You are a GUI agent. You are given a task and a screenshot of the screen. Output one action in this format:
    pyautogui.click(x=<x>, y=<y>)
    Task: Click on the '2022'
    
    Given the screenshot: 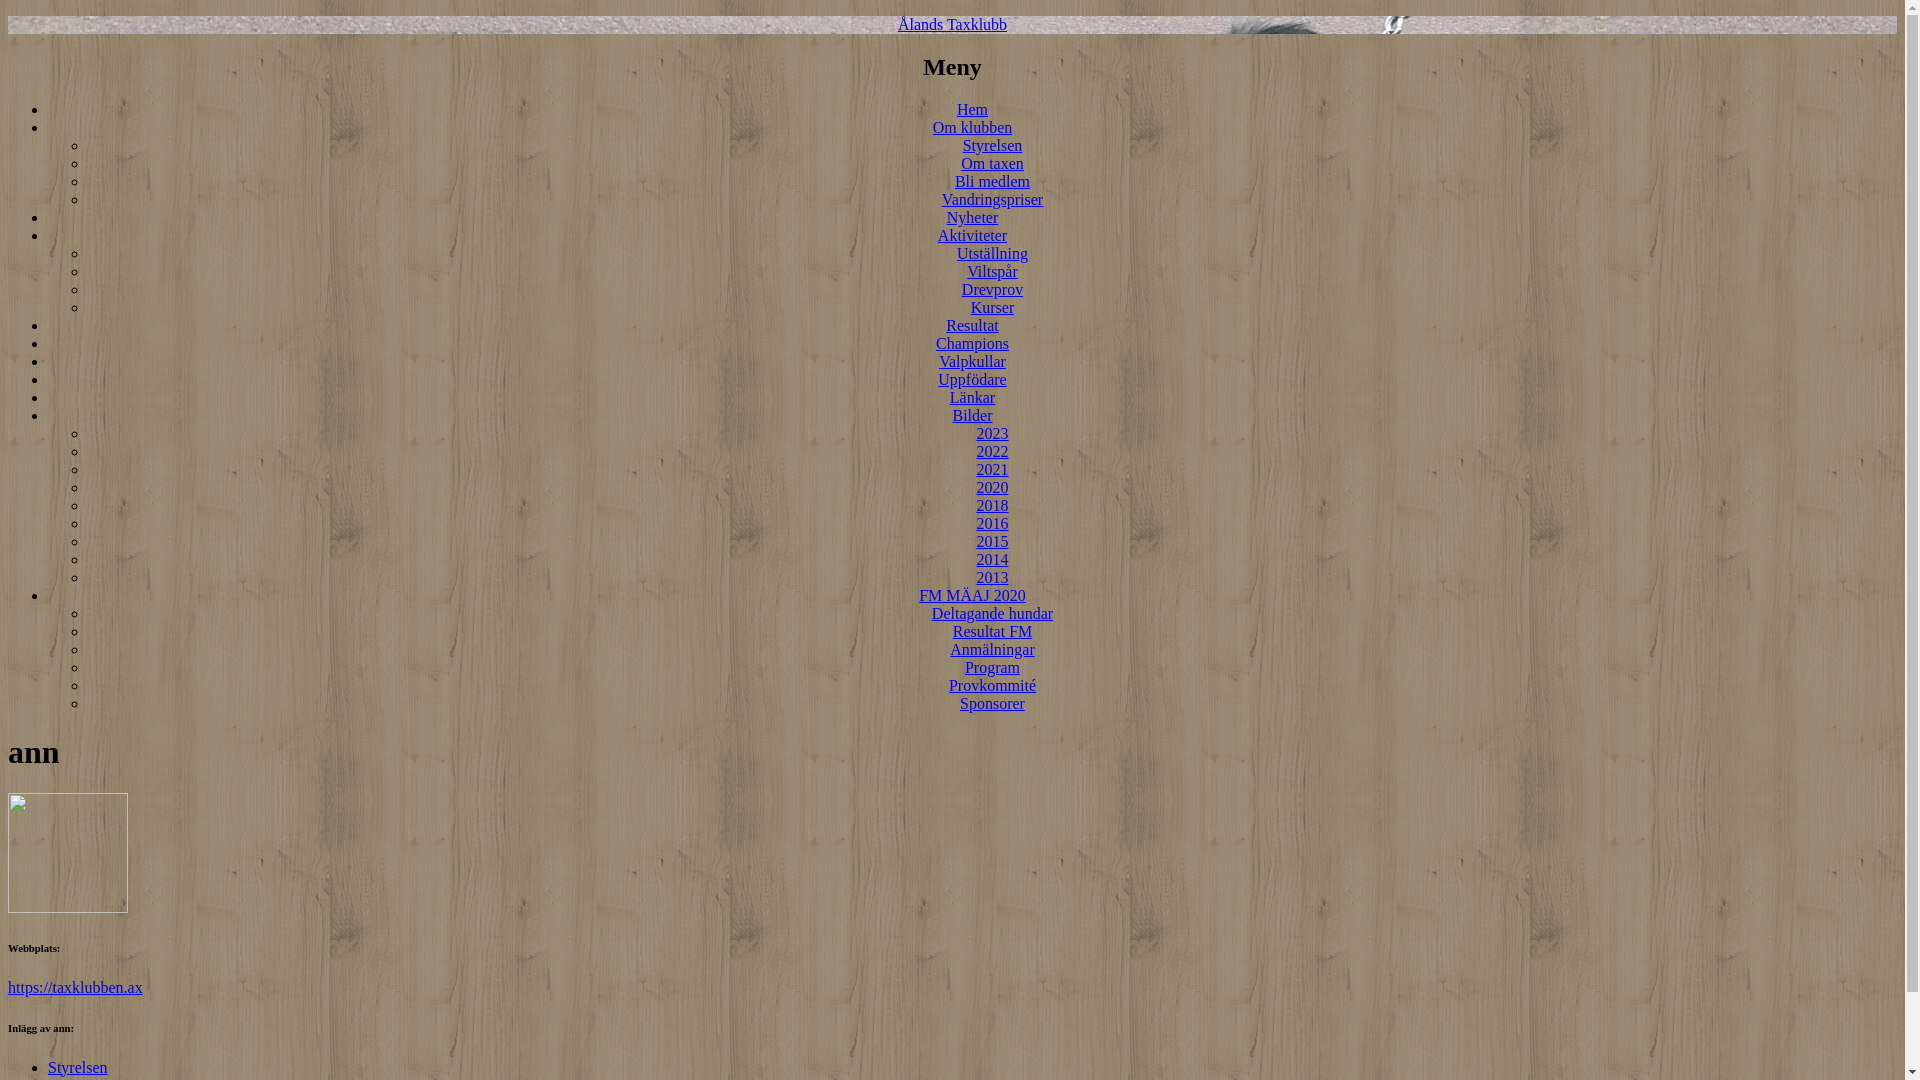 What is the action you would take?
    pyautogui.click(x=992, y=451)
    